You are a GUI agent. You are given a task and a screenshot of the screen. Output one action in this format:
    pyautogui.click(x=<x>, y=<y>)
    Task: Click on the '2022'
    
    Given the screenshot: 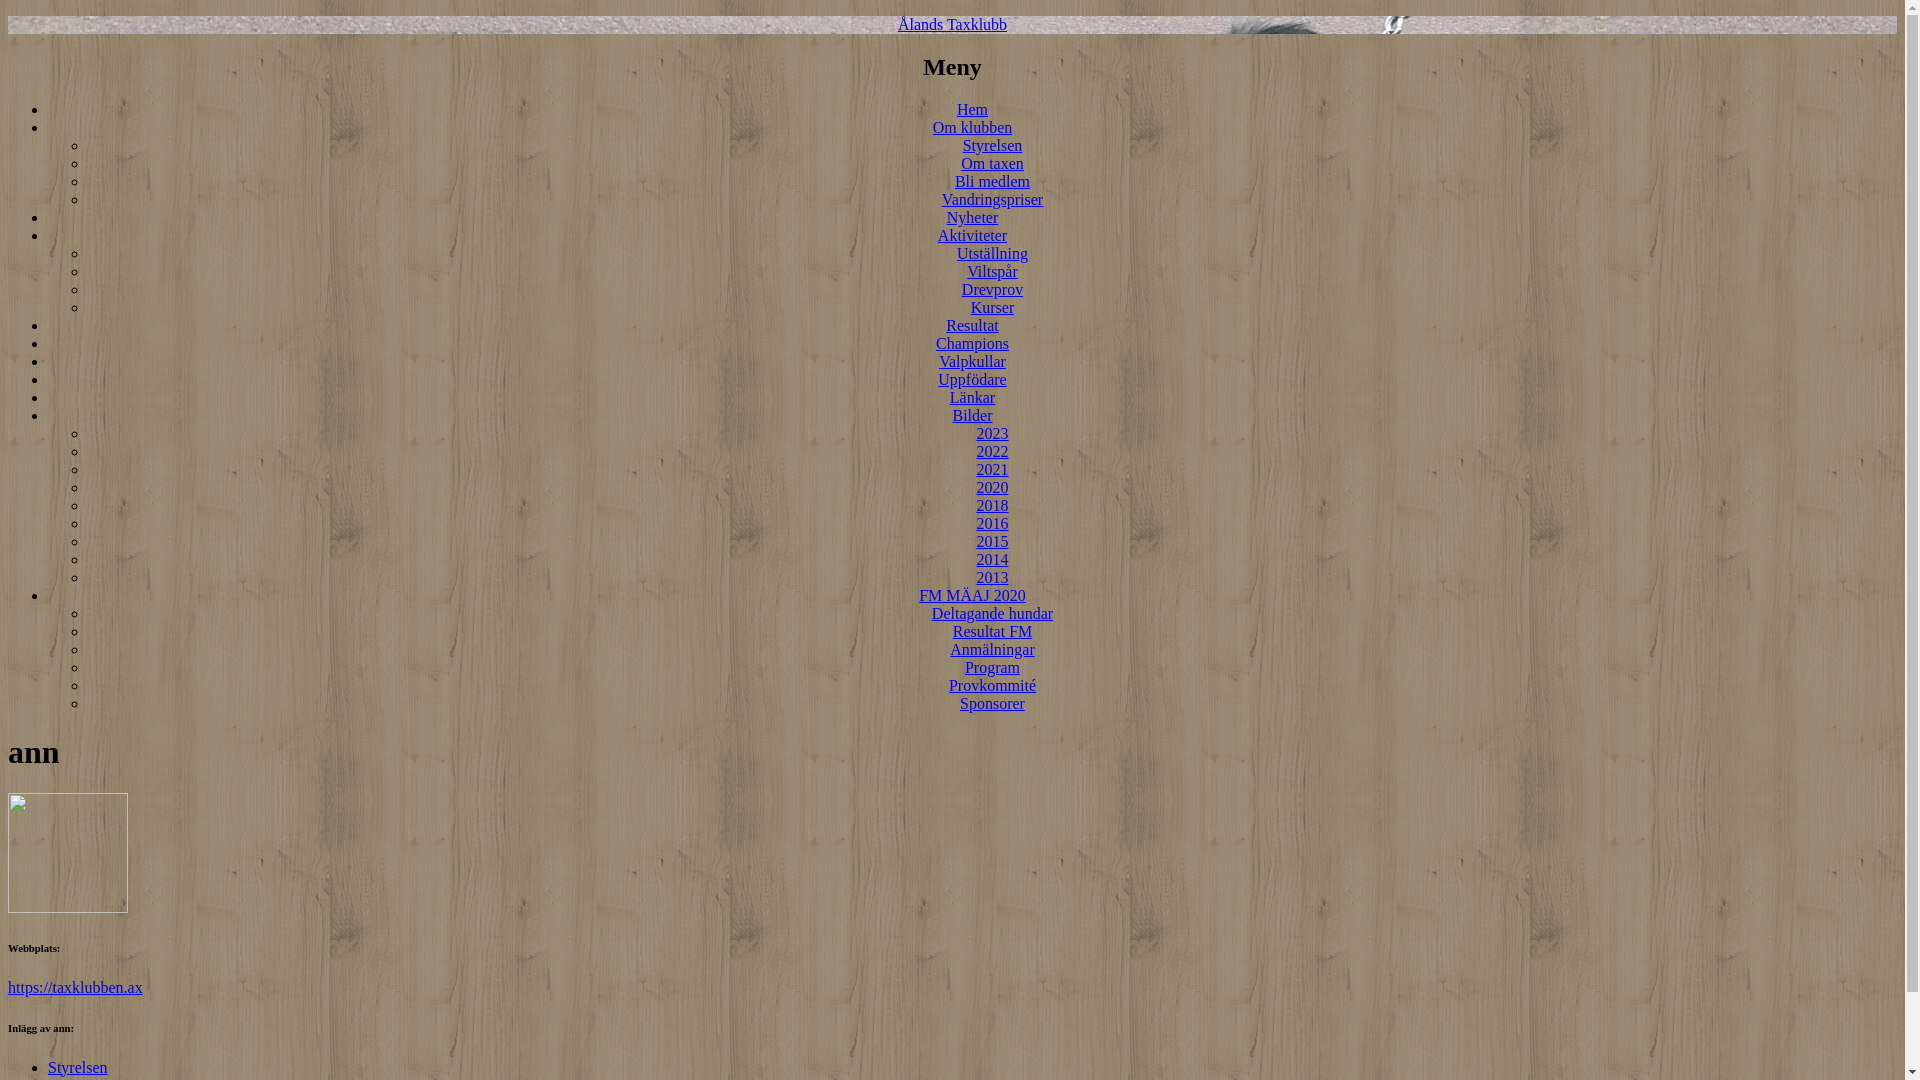 What is the action you would take?
    pyautogui.click(x=992, y=451)
    